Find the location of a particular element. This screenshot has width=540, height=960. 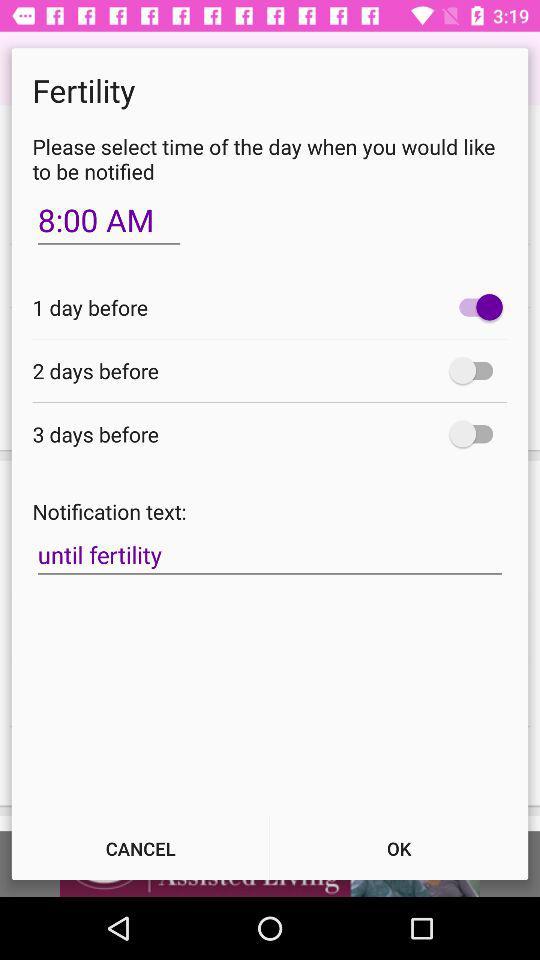

item above the notification text: is located at coordinates (475, 434).